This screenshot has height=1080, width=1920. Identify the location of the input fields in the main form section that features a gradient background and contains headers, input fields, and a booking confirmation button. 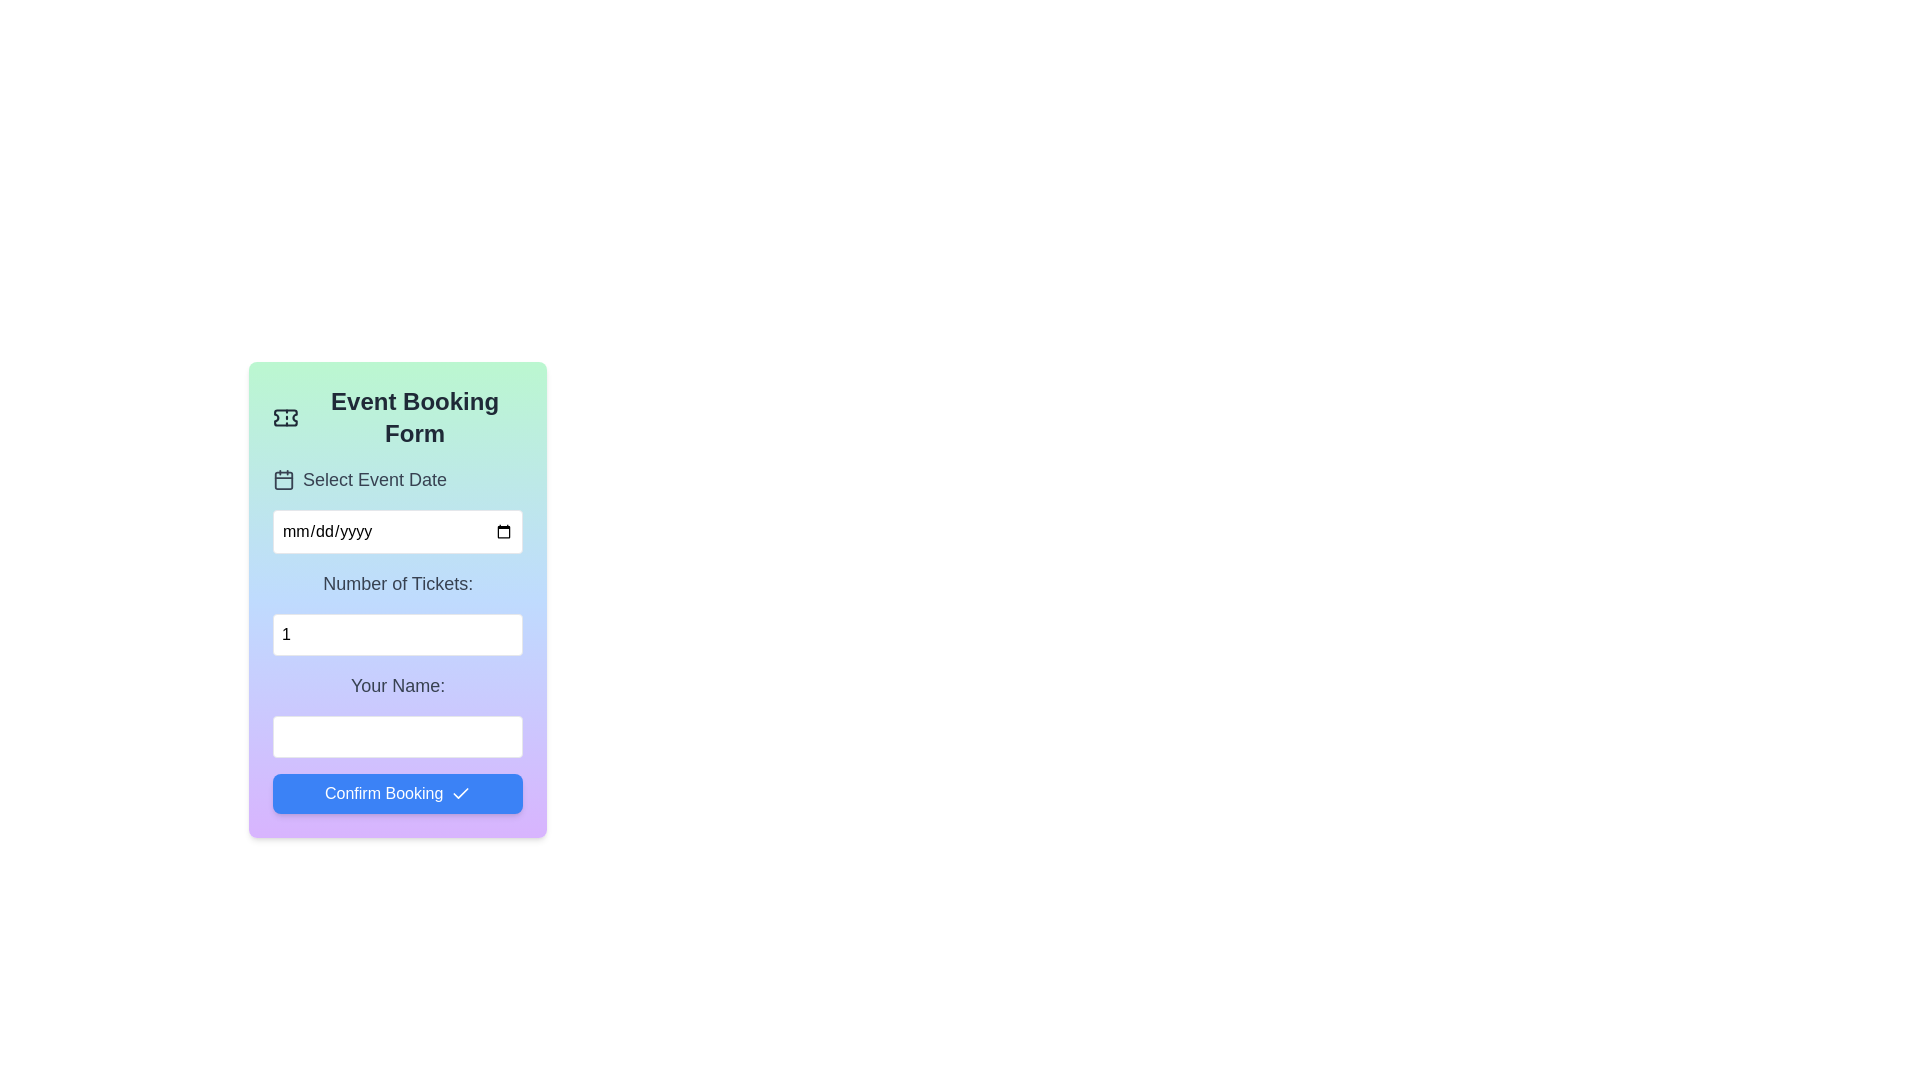
(398, 640).